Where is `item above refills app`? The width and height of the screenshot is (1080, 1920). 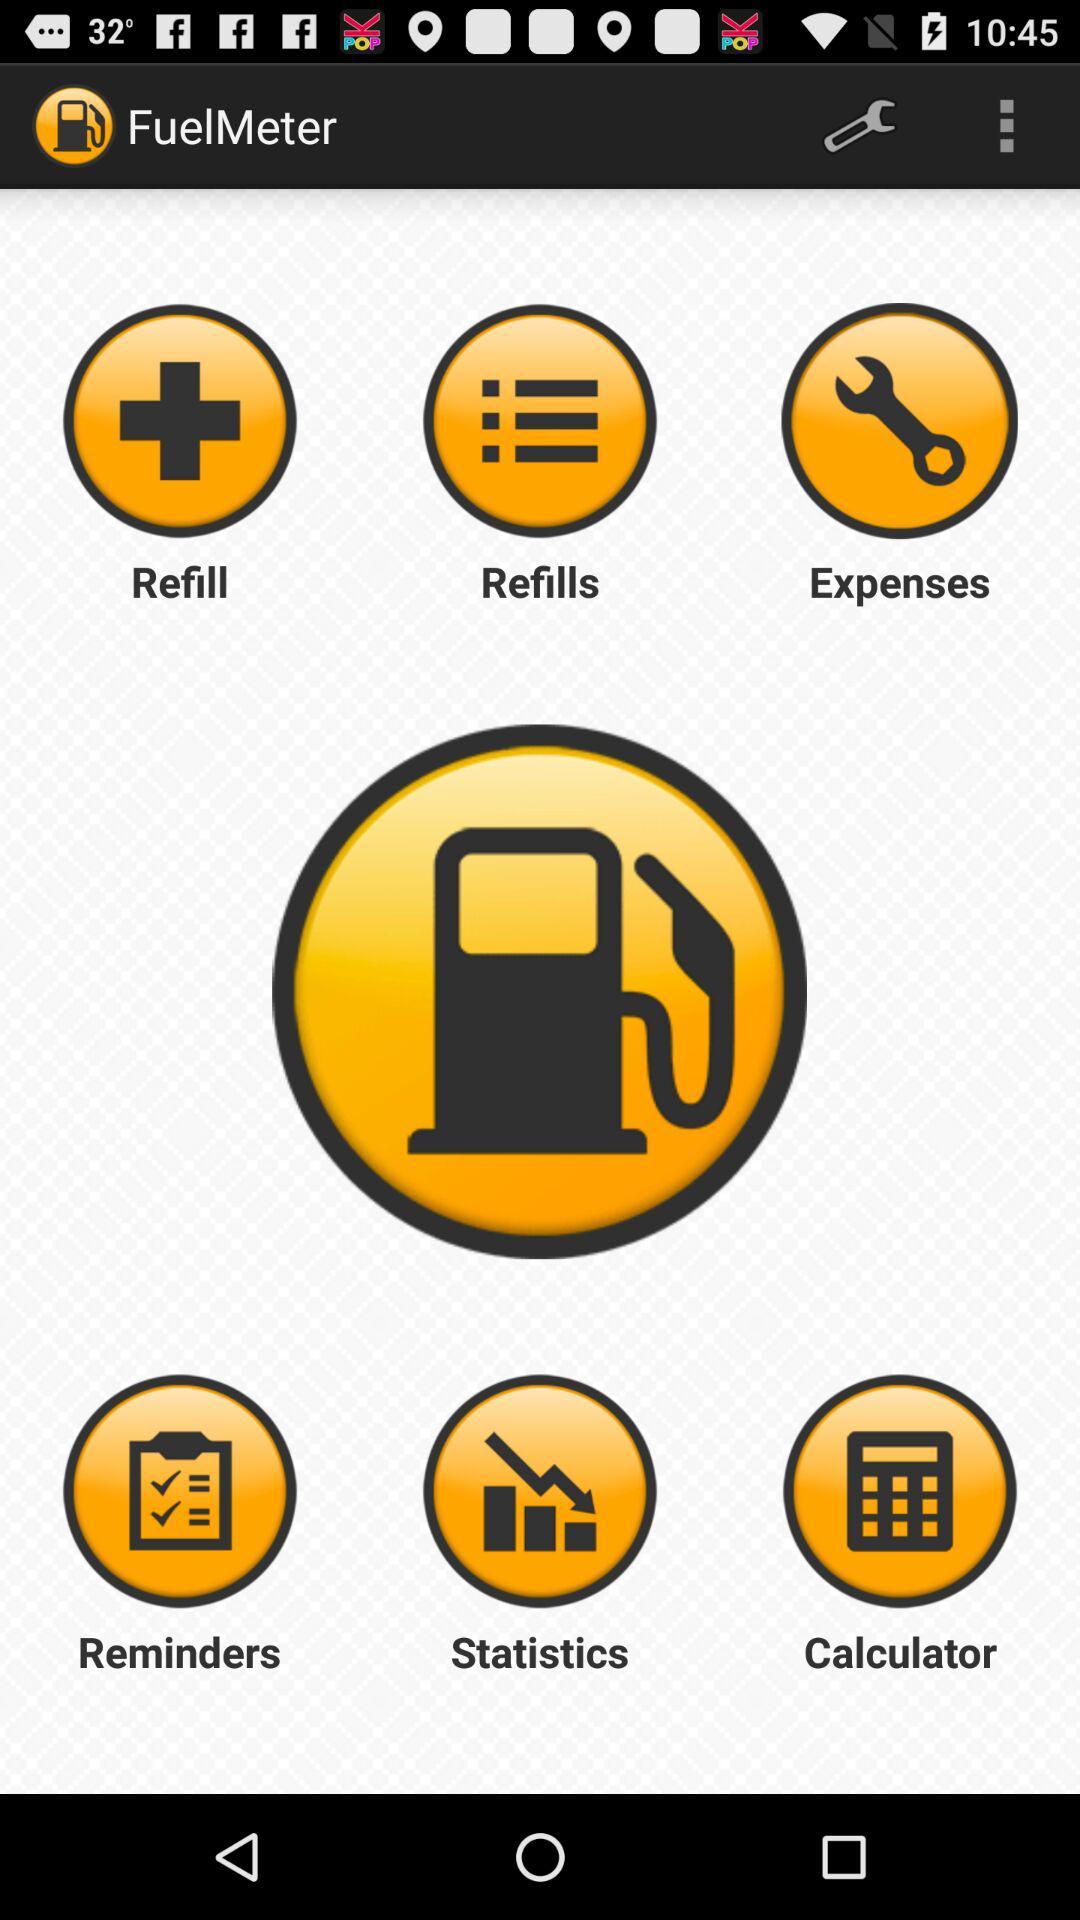 item above refills app is located at coordinates (898, 420).